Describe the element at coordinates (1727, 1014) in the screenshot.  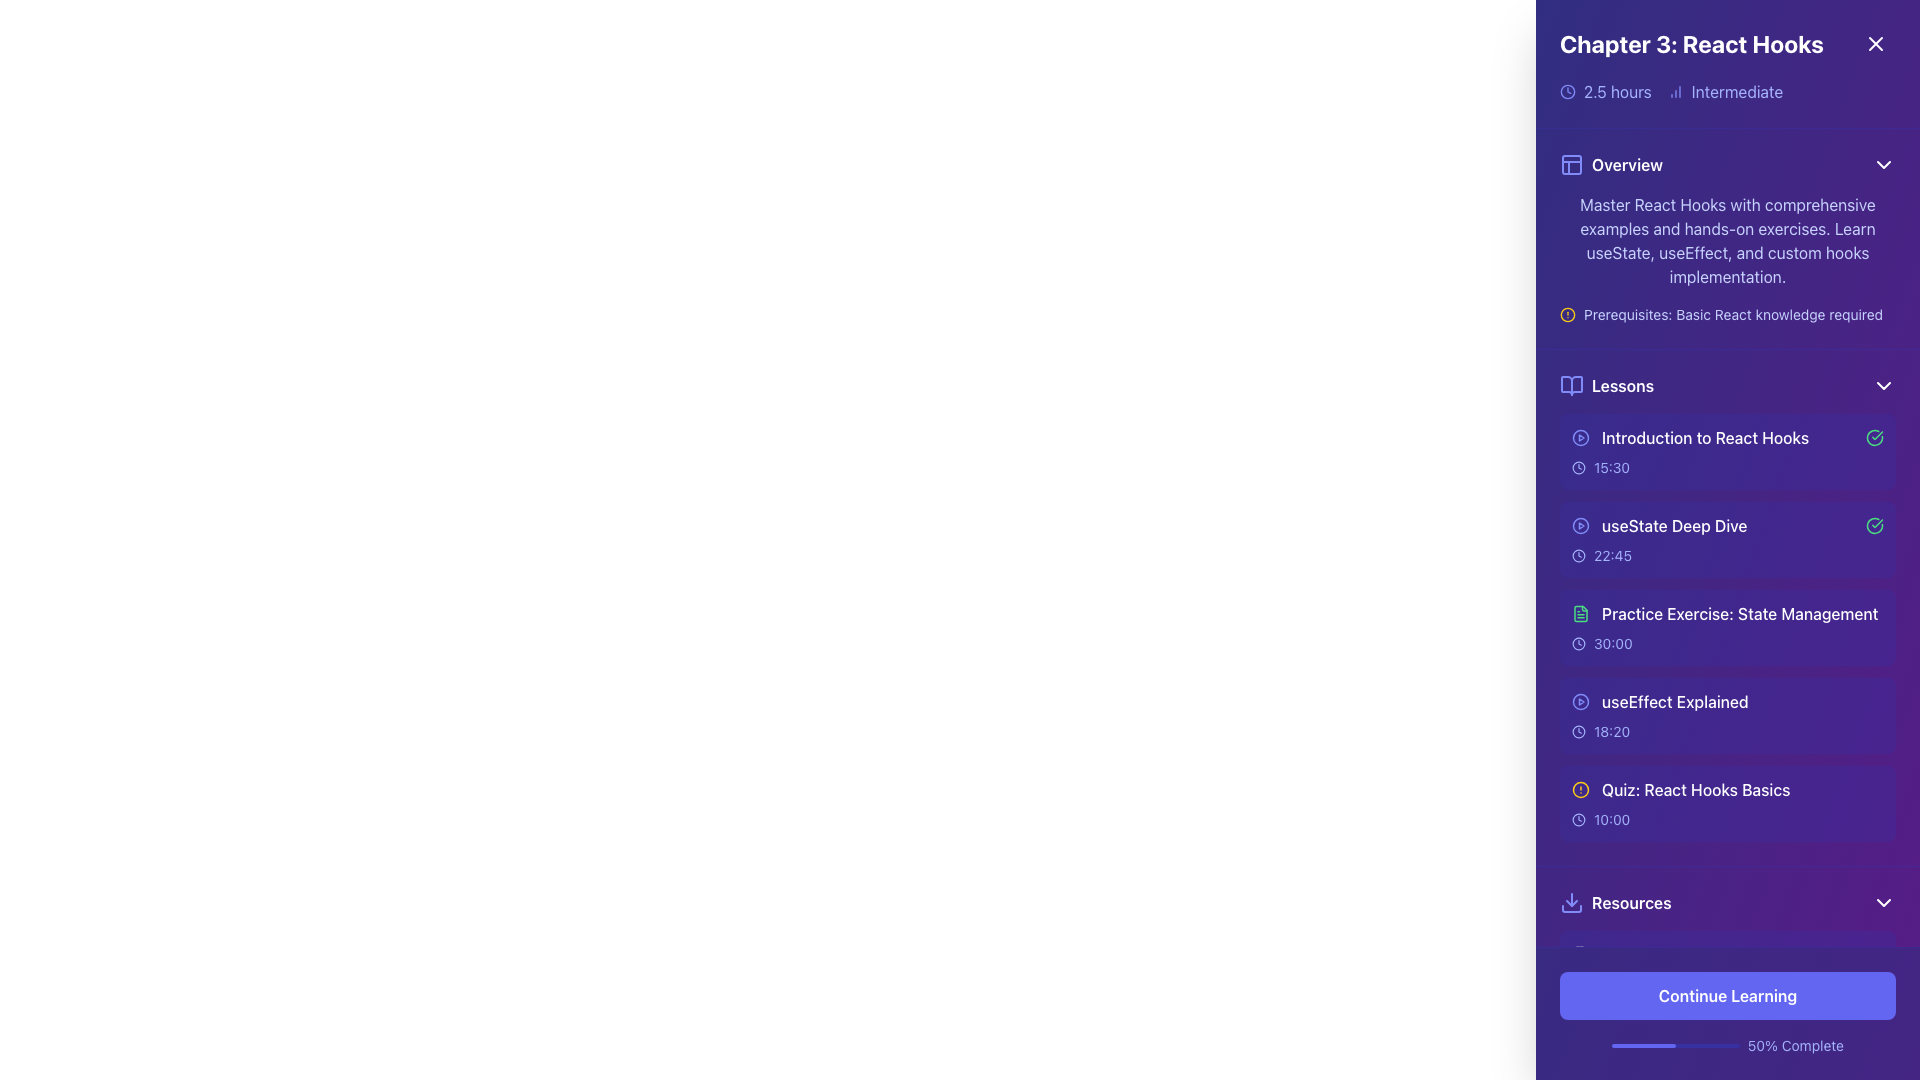
I see `the 'Exercise Files' button with a blue background and white text located in the 'Resources' section to observe a background color change` at that location.